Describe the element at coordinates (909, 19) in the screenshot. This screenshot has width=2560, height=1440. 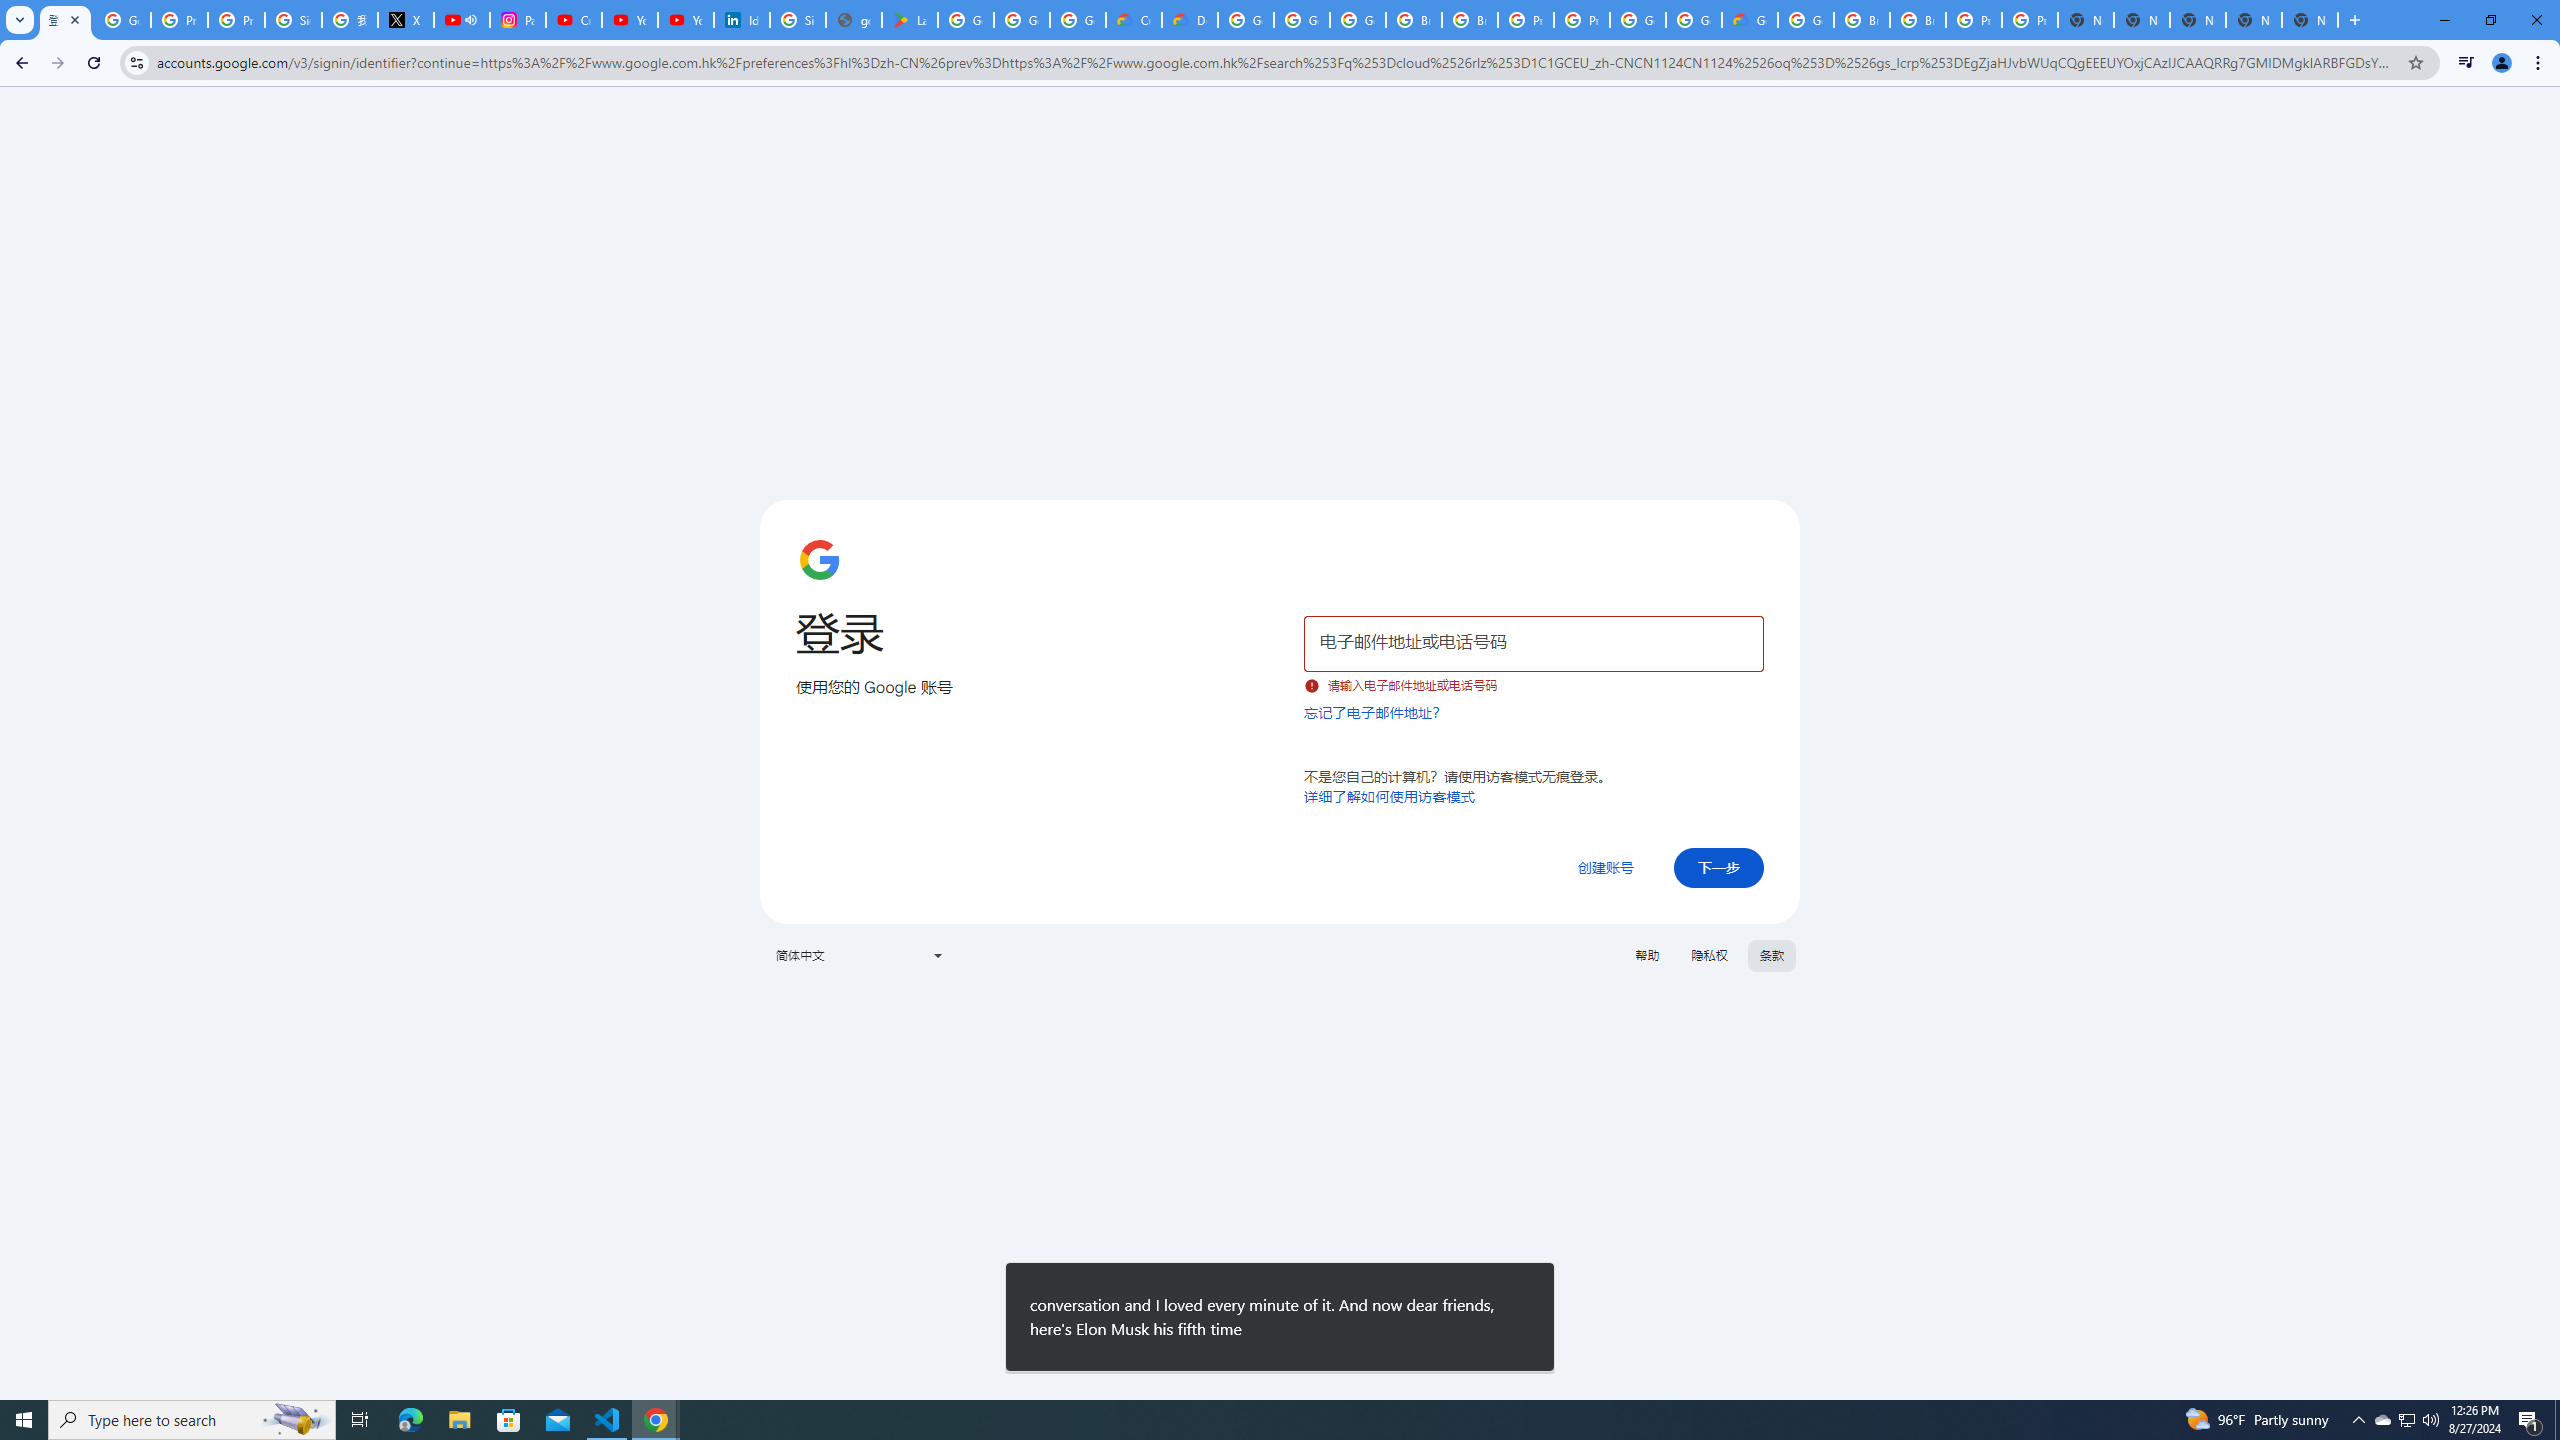
I see `'Last Shelter: Survival - Apps on Google Play'` at that location.